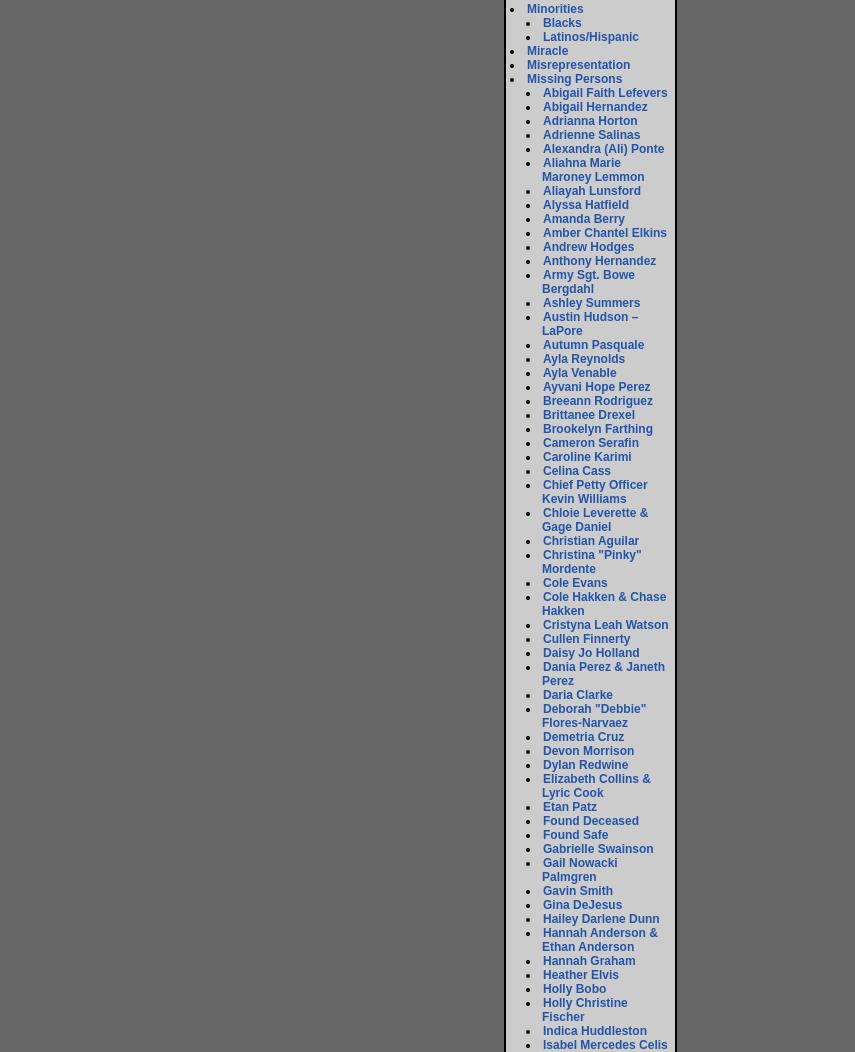 Image resolution: width=855 pixels, height=1052 pixels. What do you see at coordinates (596, 387) in the screenshot?
I see `'Ayvani Hope Perez'` at bounding box center [596, 387].